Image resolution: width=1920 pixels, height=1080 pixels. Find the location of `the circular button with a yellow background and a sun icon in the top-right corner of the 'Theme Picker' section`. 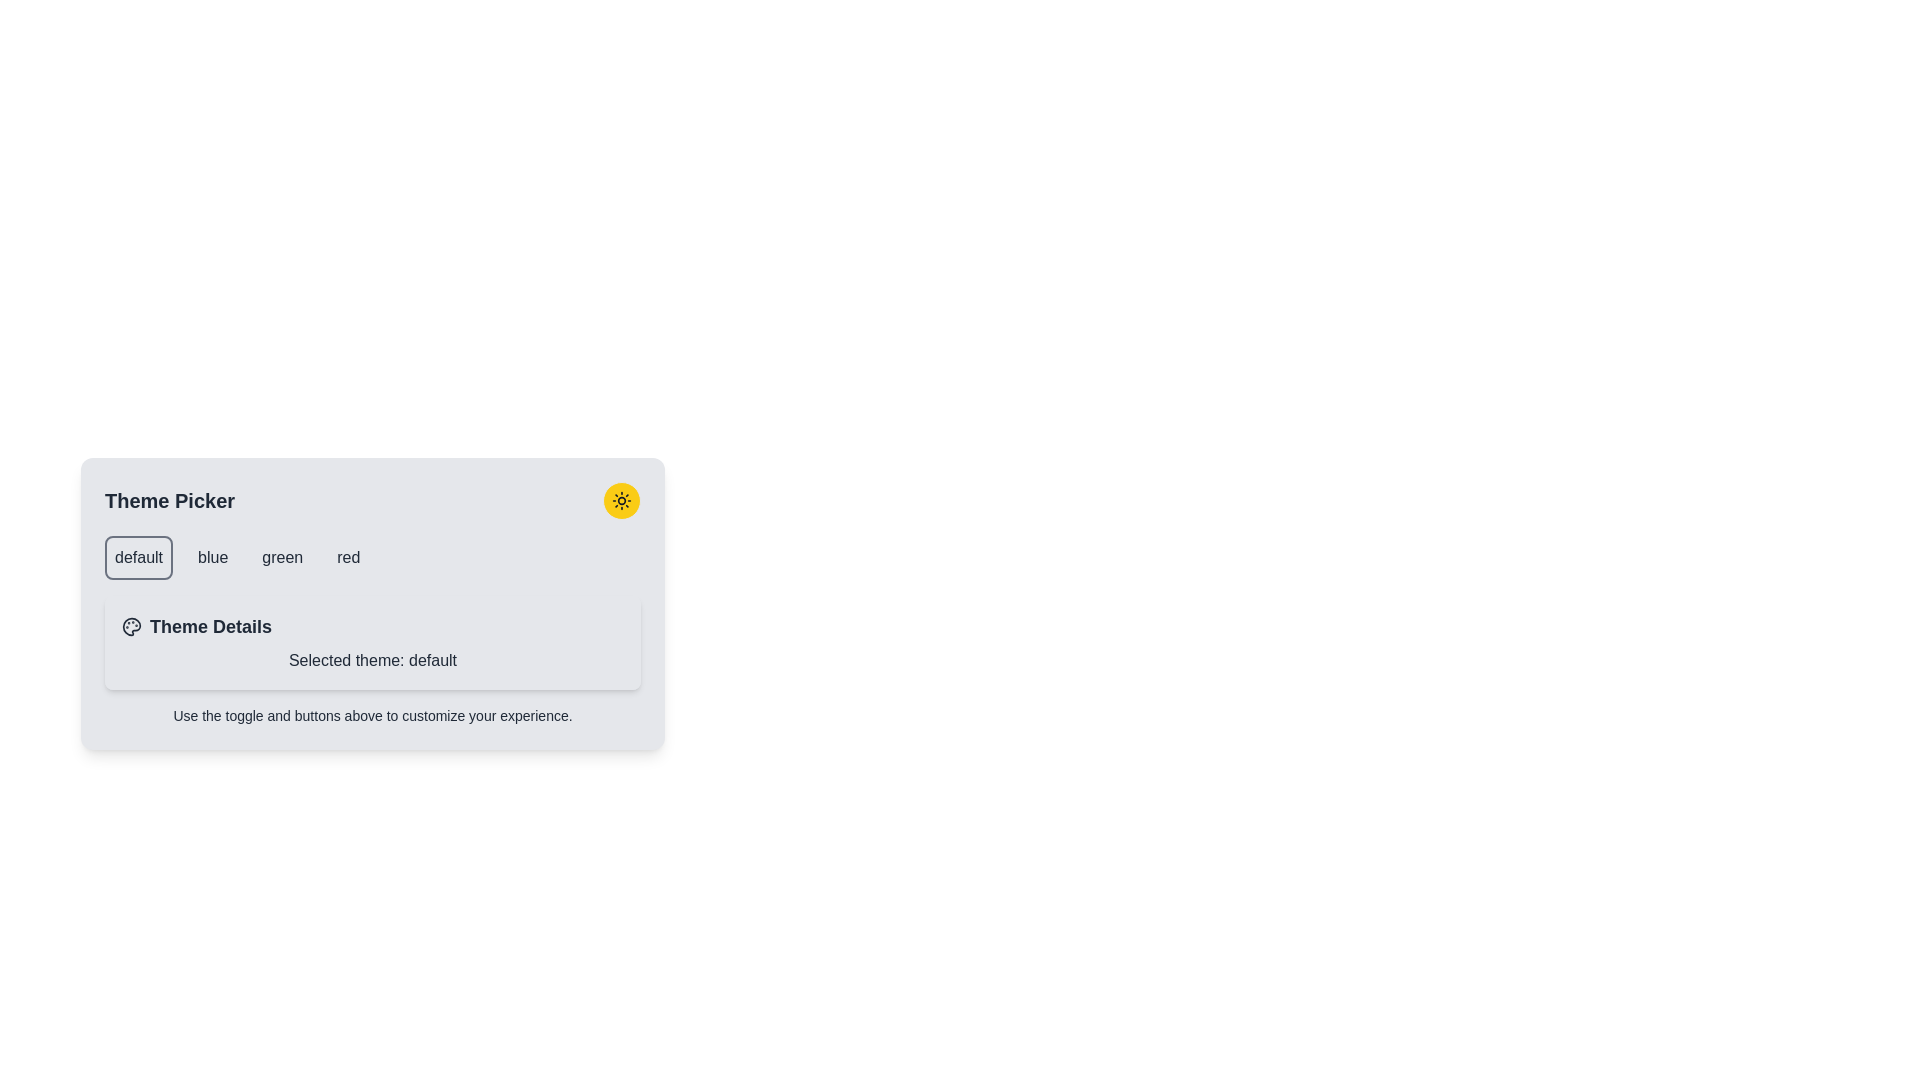

the circular button with a yellow background and a sun icon in the top-right corner of the 'Theme Picker' section is located at coordinates (621, 500).